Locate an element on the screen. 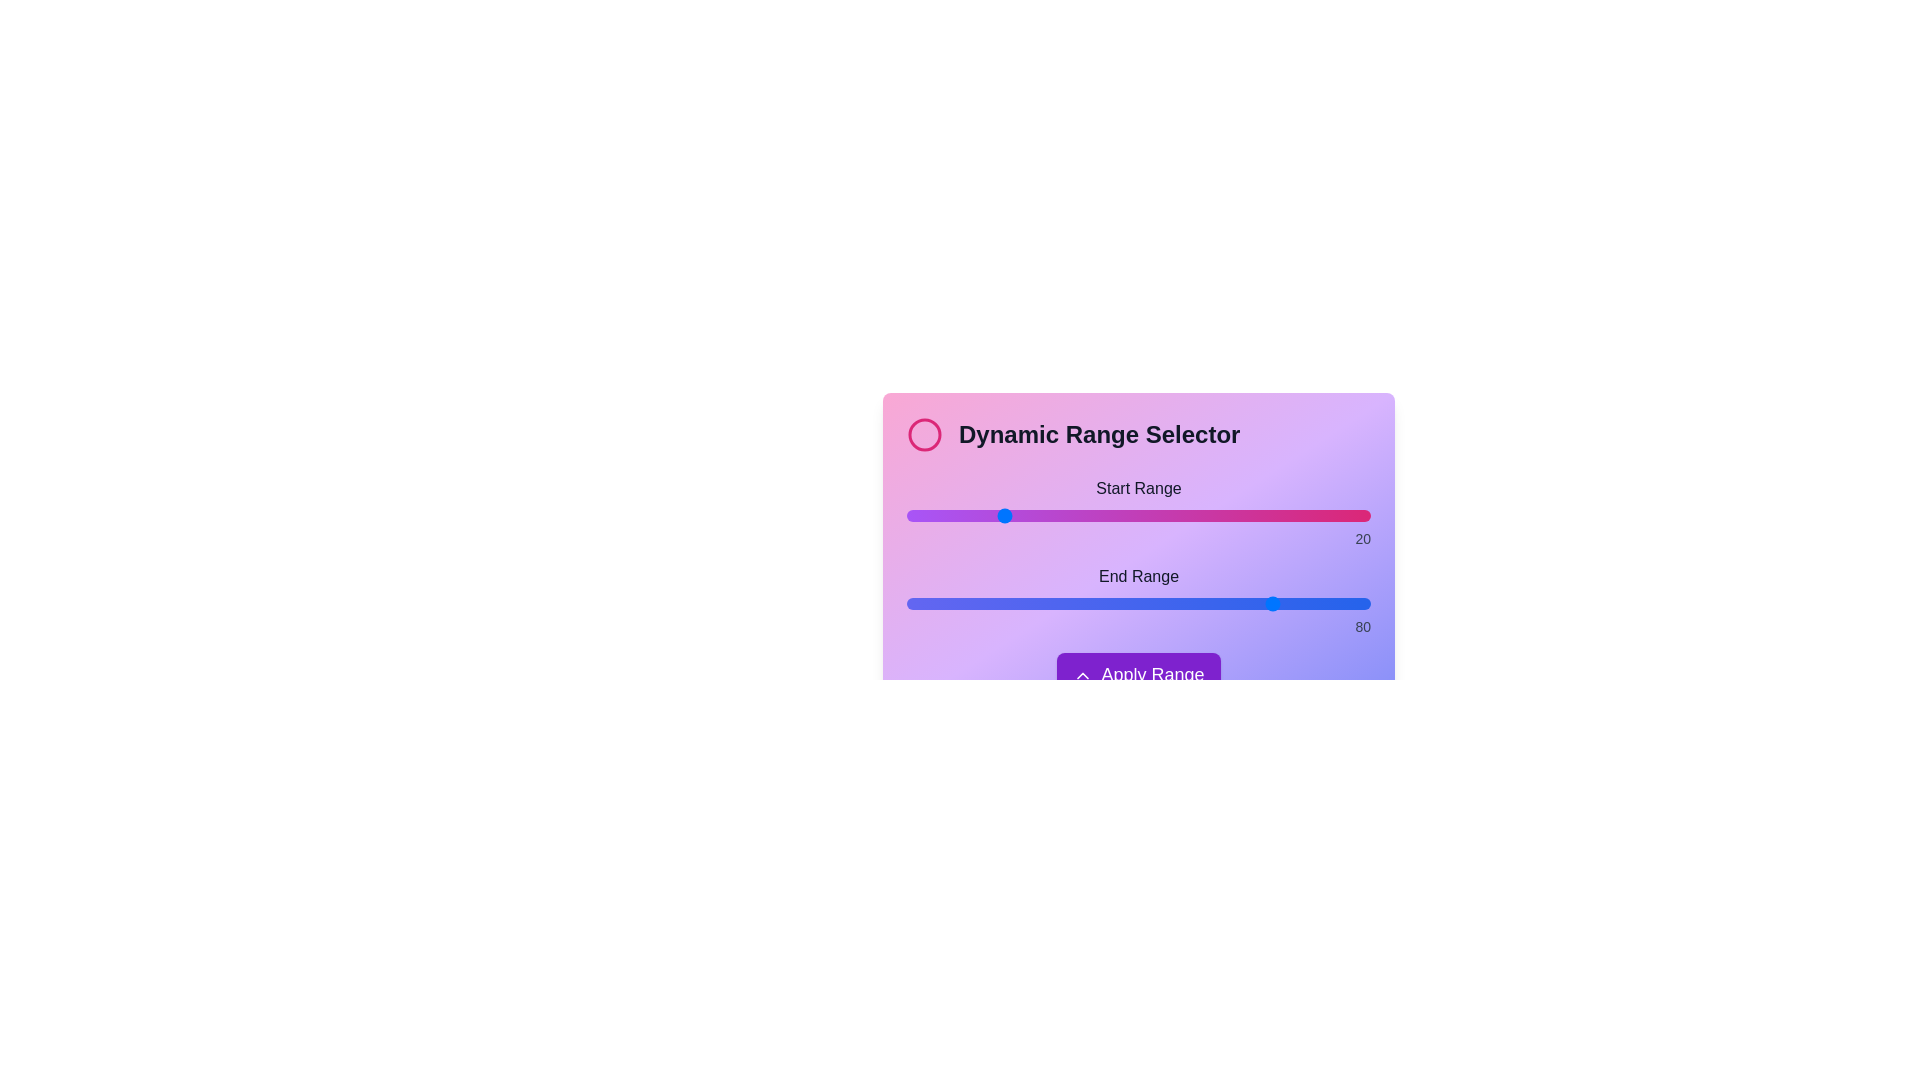  the start range slider to 69 by dragging the slider to the desired position is located at coordinates (1226, 515).